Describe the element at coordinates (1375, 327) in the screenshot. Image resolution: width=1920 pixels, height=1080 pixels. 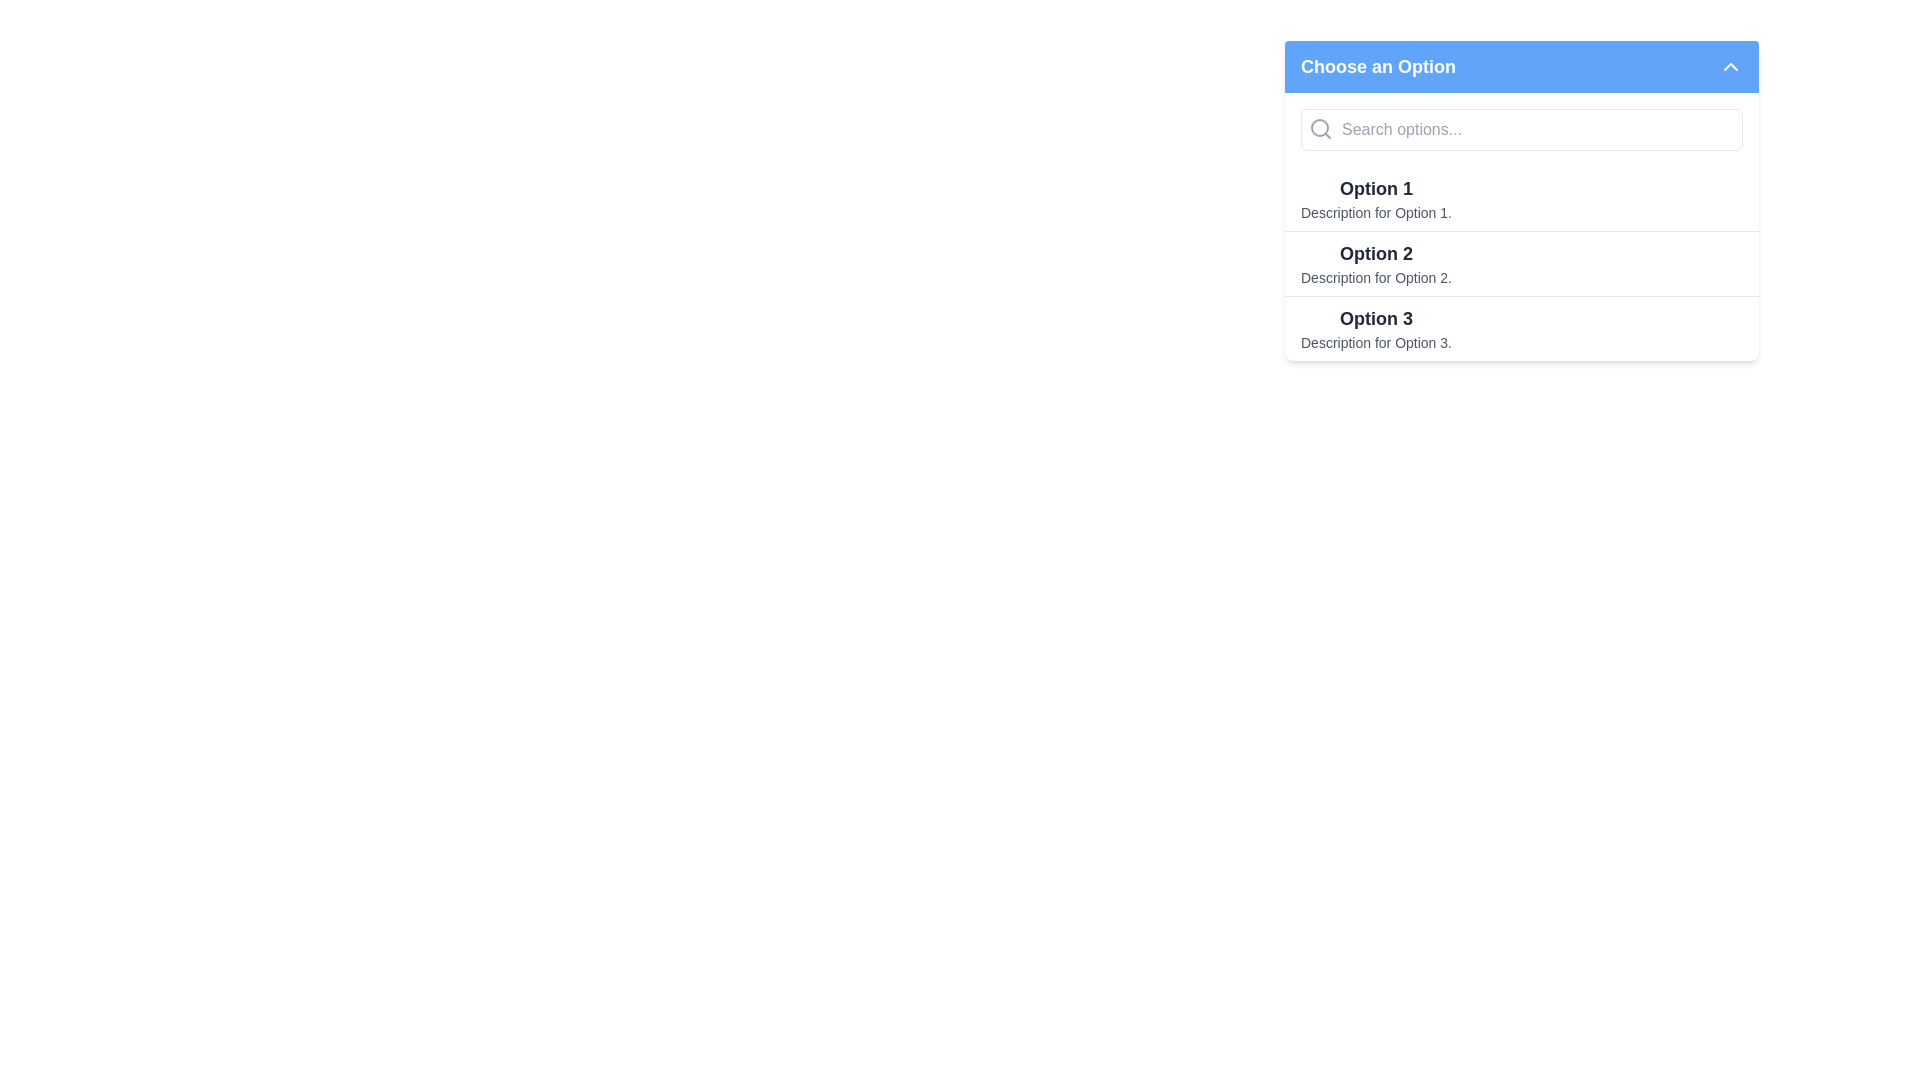
I see `the Dropdown list item labeled 'Option 3'` at that location.